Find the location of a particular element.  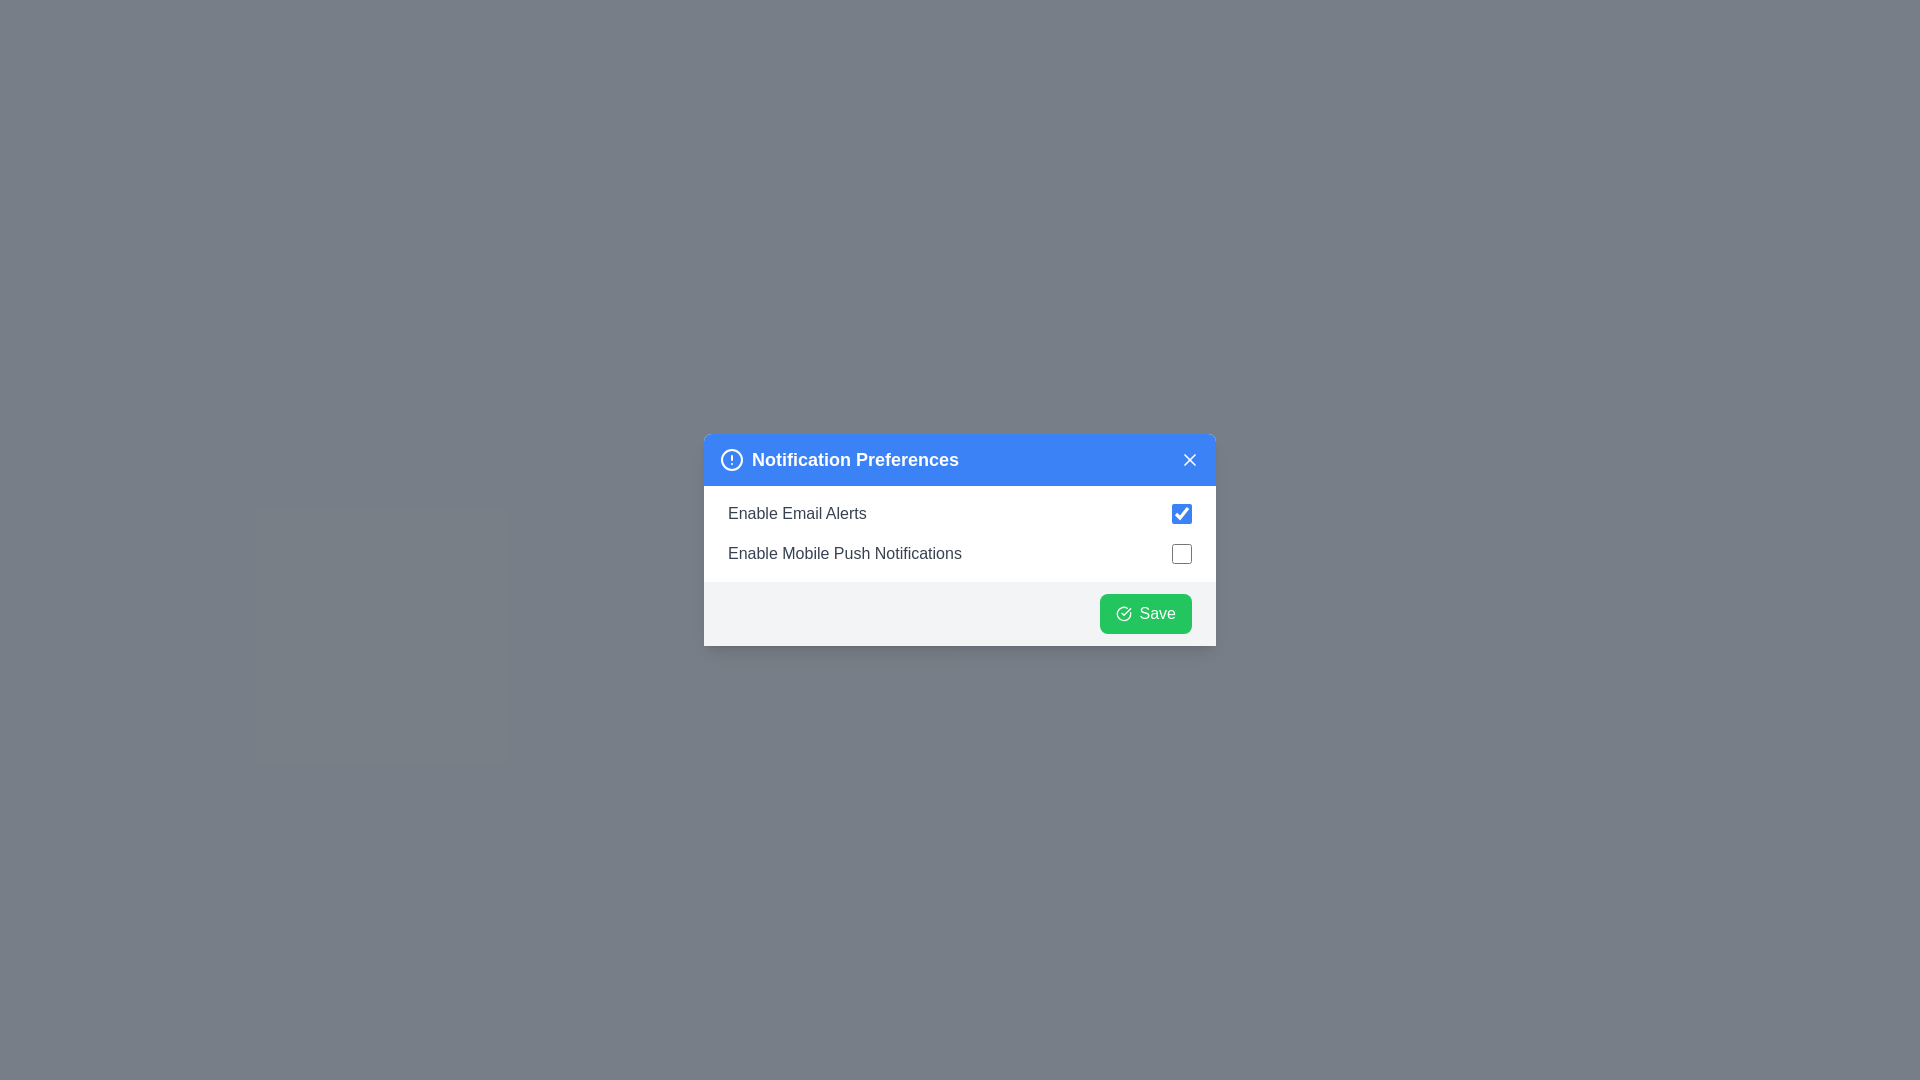

the checkbox that enables or disables mobile push notification preferences, located in the lower section of the notification configuration popup, just below 'Enable Email Alerts' is located at coordinates (960, 540).